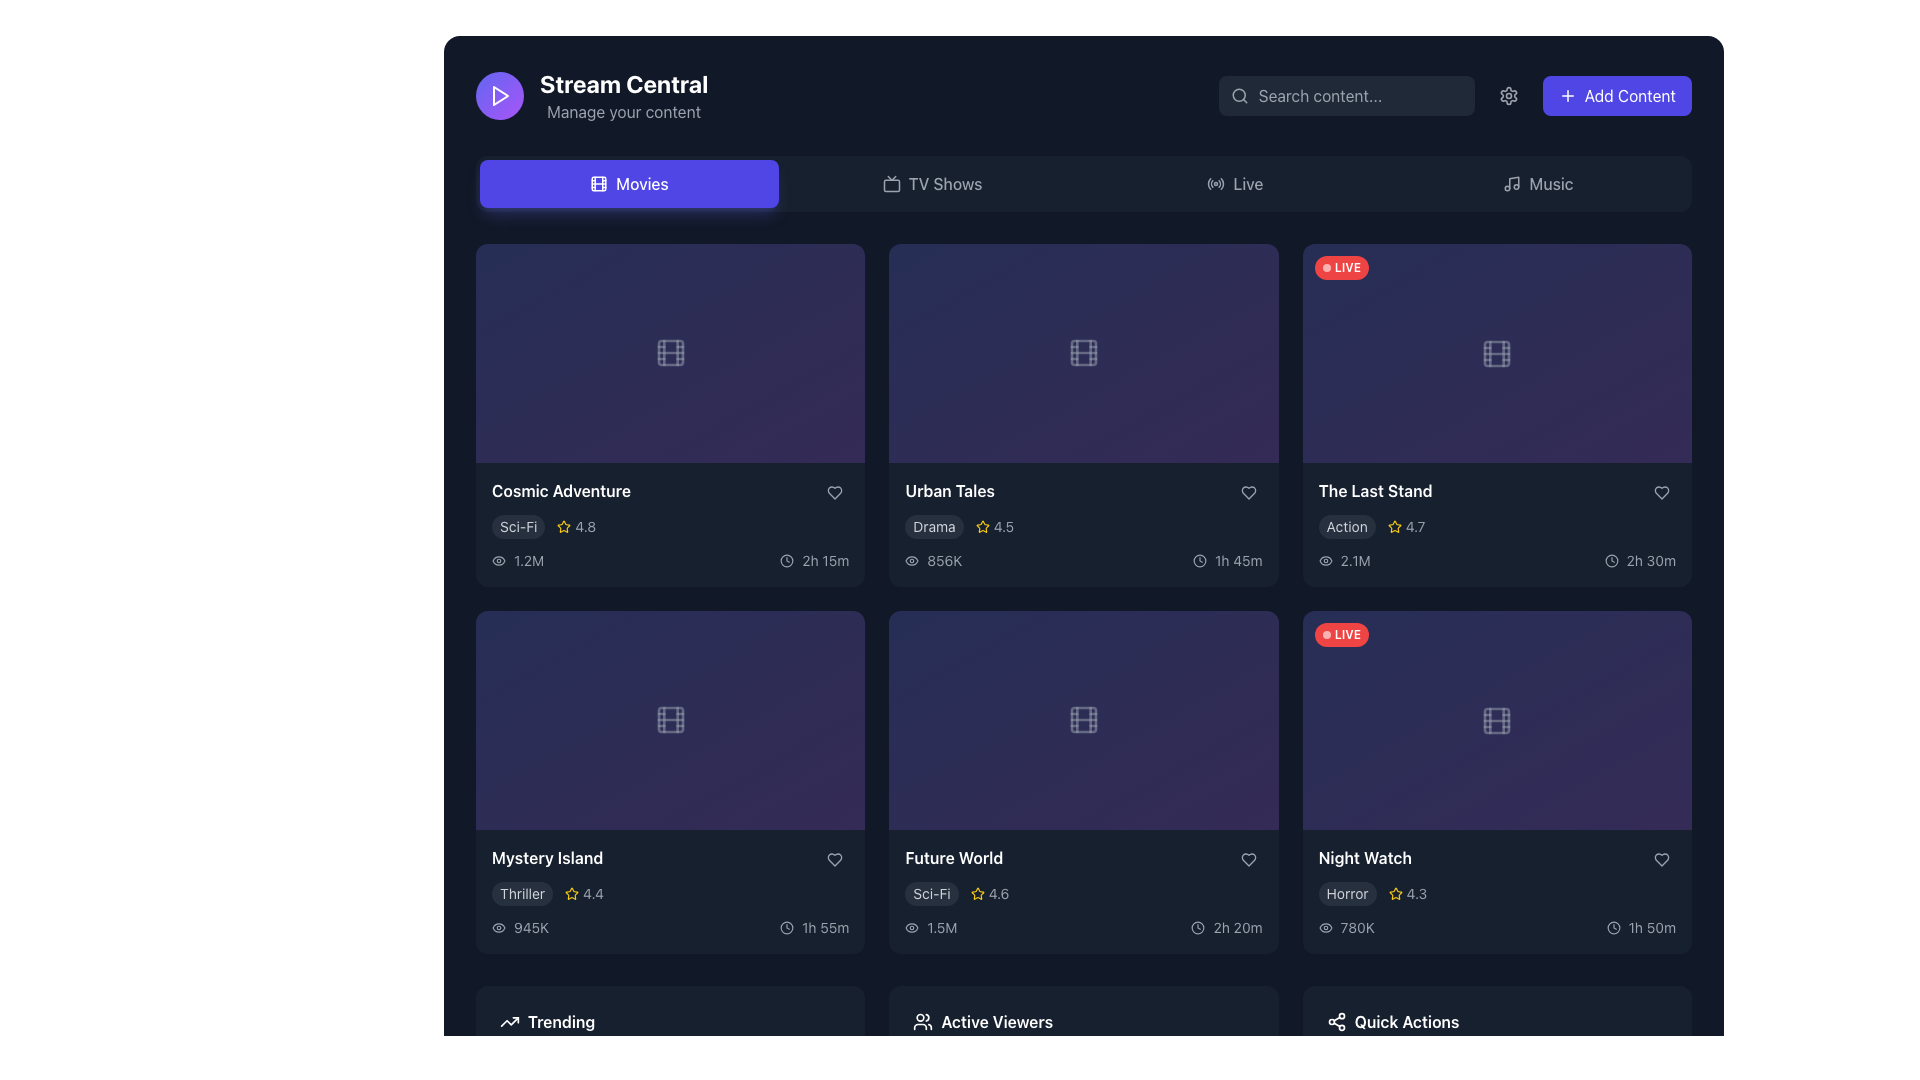 The image size is (1920, 1080). I want to click on the 'Urban Tales' text label, which serves as a title for content identification and selection, located in the top-middle section of the interface, so click(949, 490).